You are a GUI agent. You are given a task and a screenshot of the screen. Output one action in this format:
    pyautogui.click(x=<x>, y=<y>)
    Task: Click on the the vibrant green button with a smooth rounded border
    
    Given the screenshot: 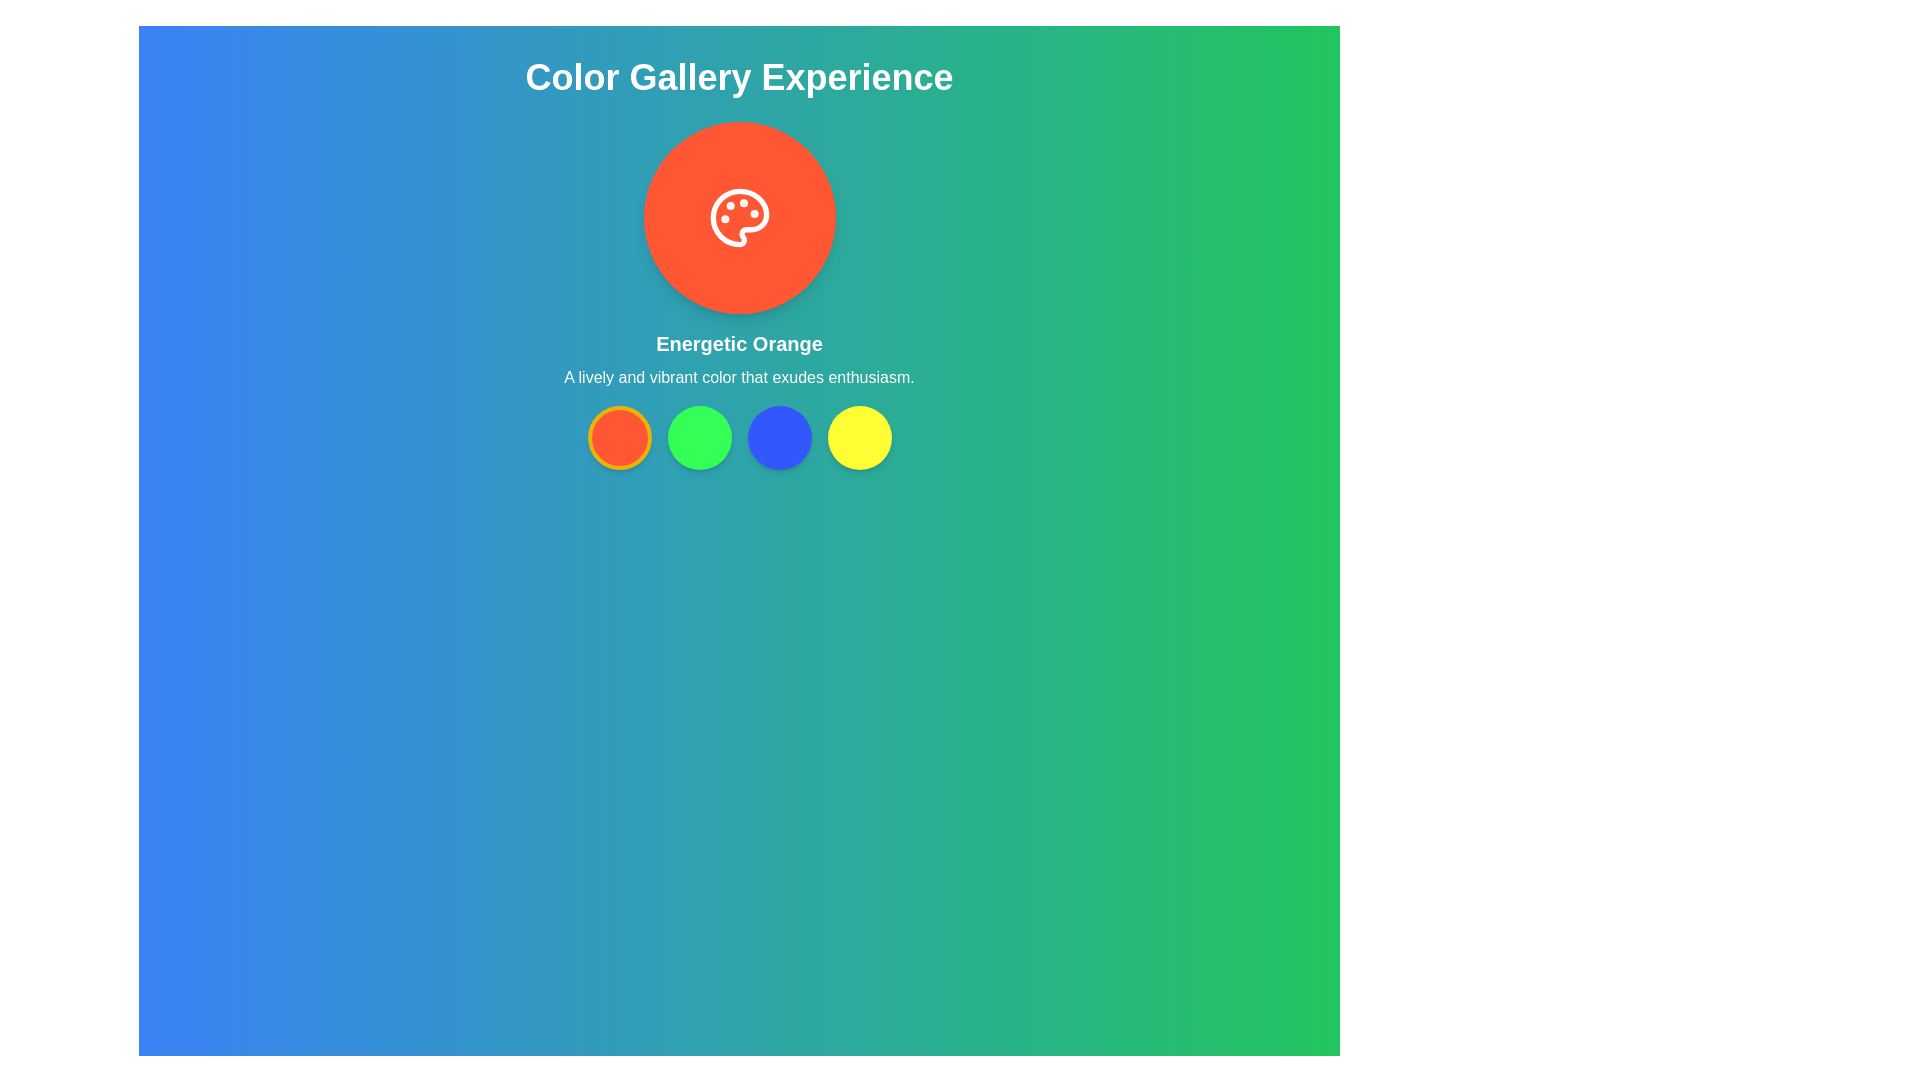 What is the action you would take?
    pyautogui.click(x=699, y=437)
    